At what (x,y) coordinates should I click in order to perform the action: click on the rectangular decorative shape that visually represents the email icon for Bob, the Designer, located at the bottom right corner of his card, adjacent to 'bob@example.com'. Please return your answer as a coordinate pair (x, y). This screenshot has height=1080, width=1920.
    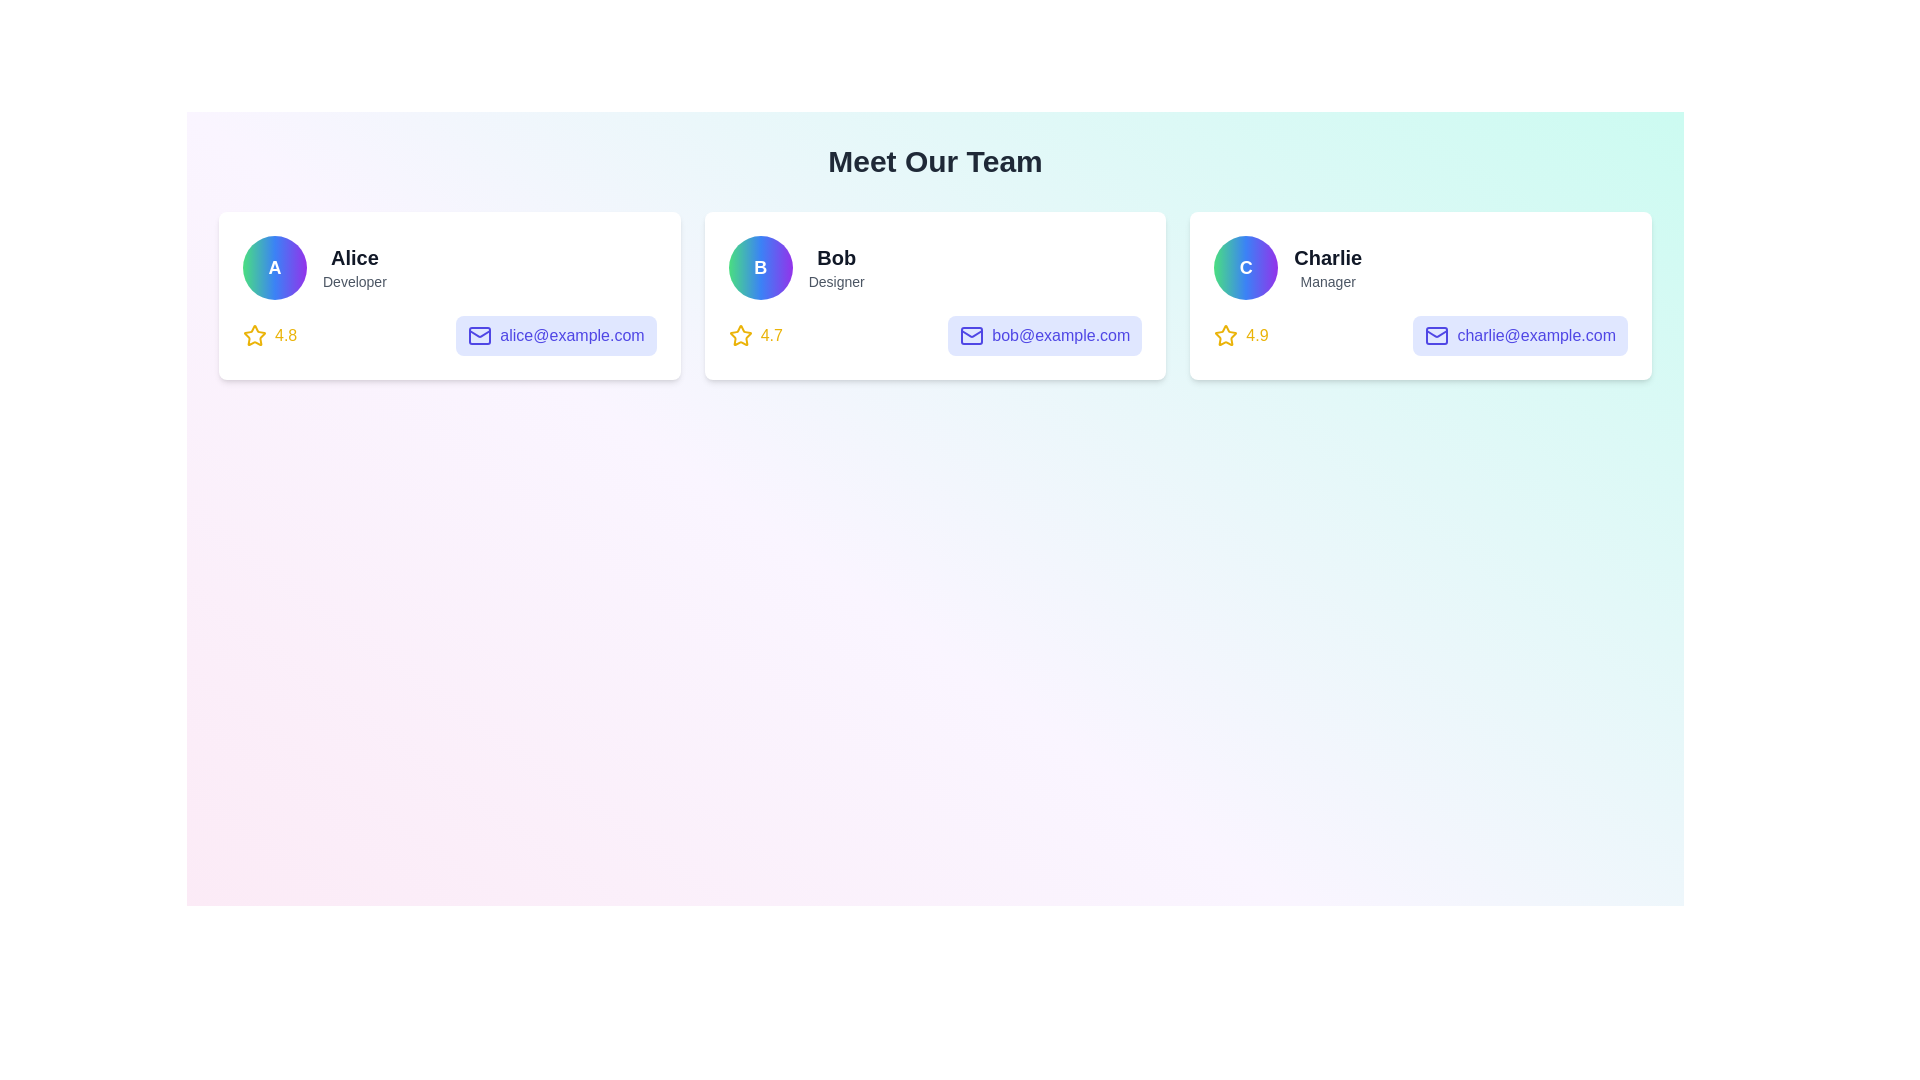
    Looking at the image, I should click on (972, 334).